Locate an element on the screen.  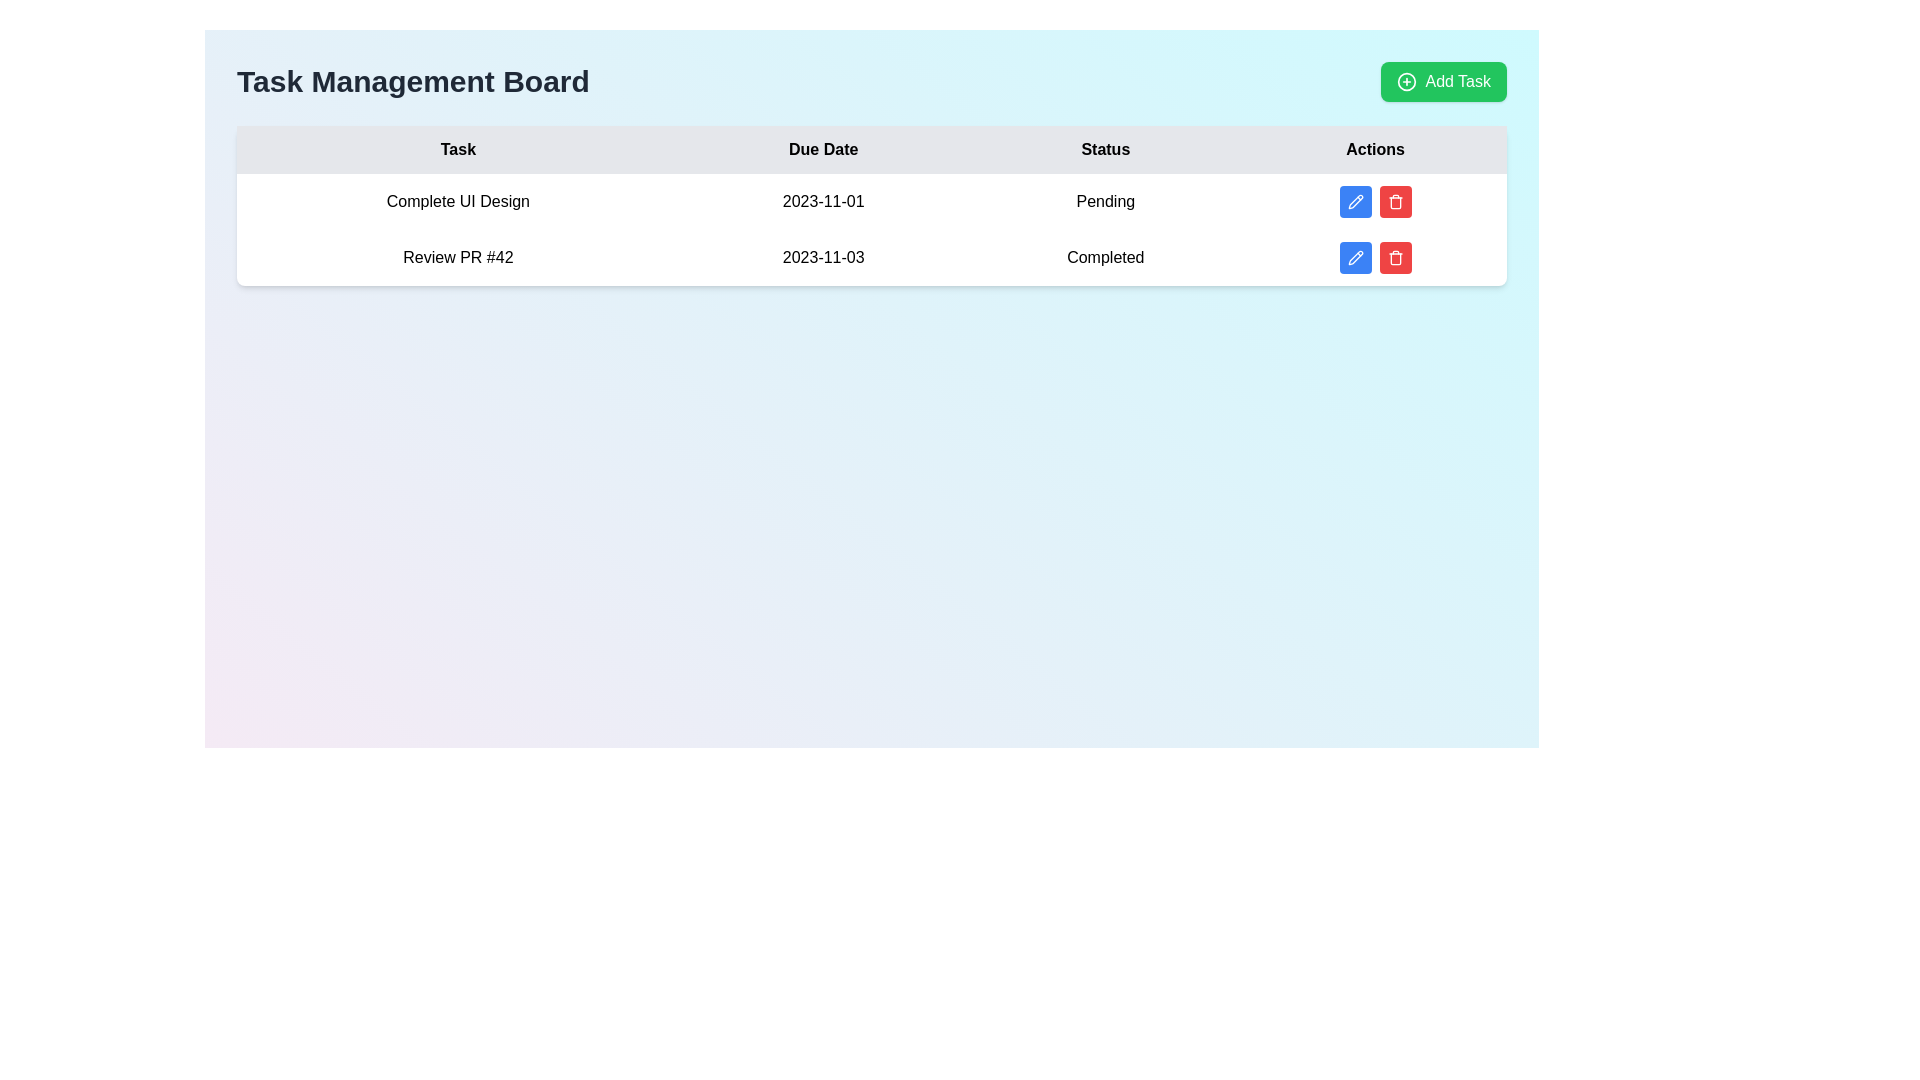
the static text label displaying 'Review PR #42' located in the 'Task' column, which is the second entry beneath 'Complete UI Design' is located at coordinates (457, 257).